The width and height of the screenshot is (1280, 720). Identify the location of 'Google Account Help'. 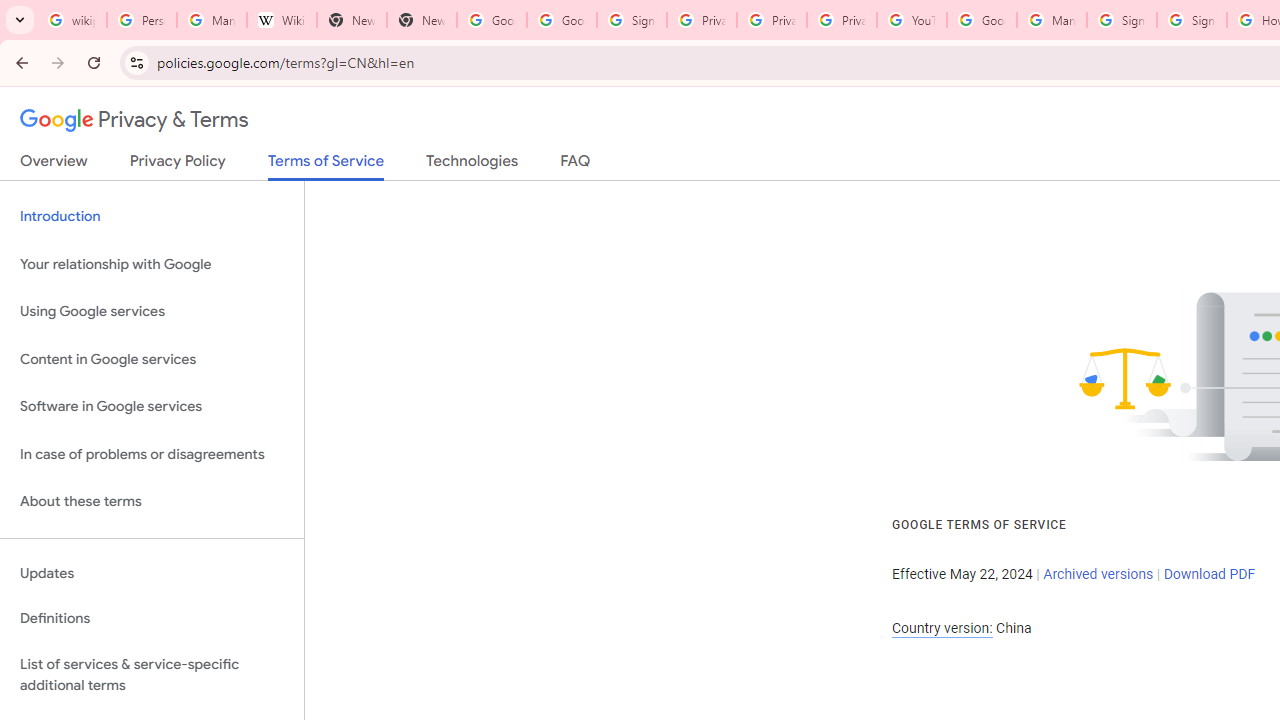
(982, 20).